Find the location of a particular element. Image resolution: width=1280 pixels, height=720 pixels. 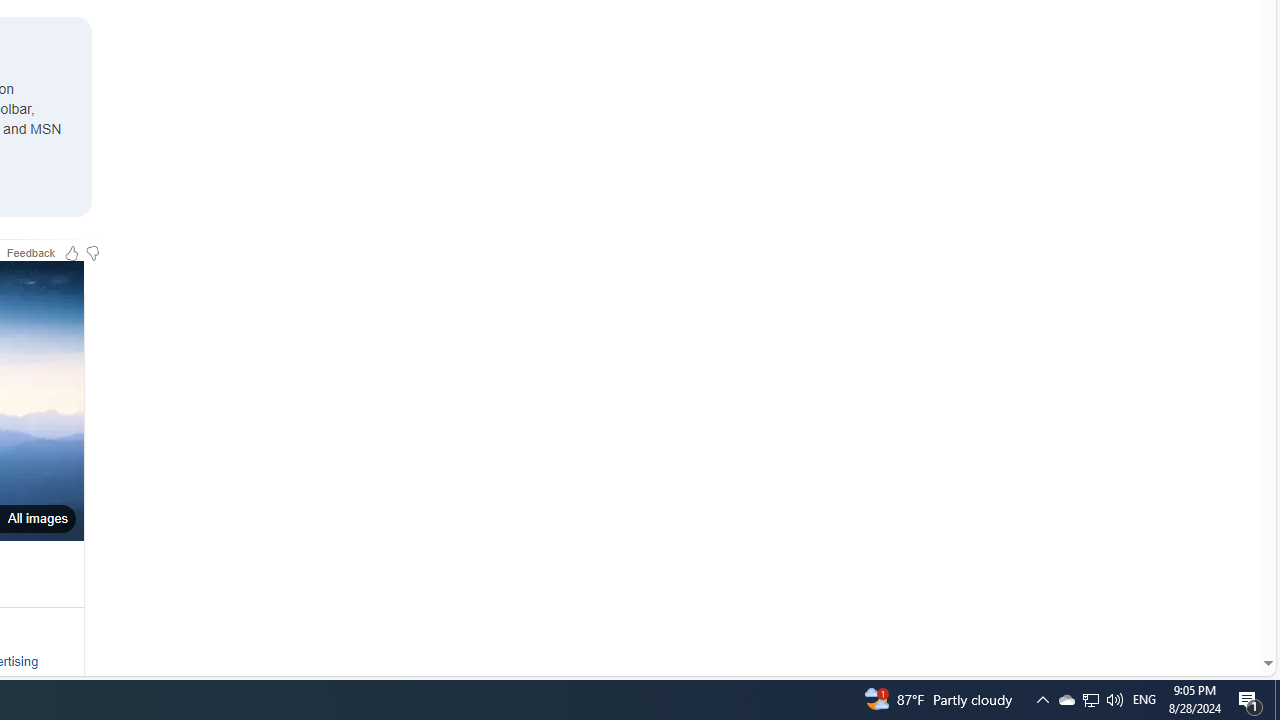

'Feedback Like' is located at coordinates (71, 251).